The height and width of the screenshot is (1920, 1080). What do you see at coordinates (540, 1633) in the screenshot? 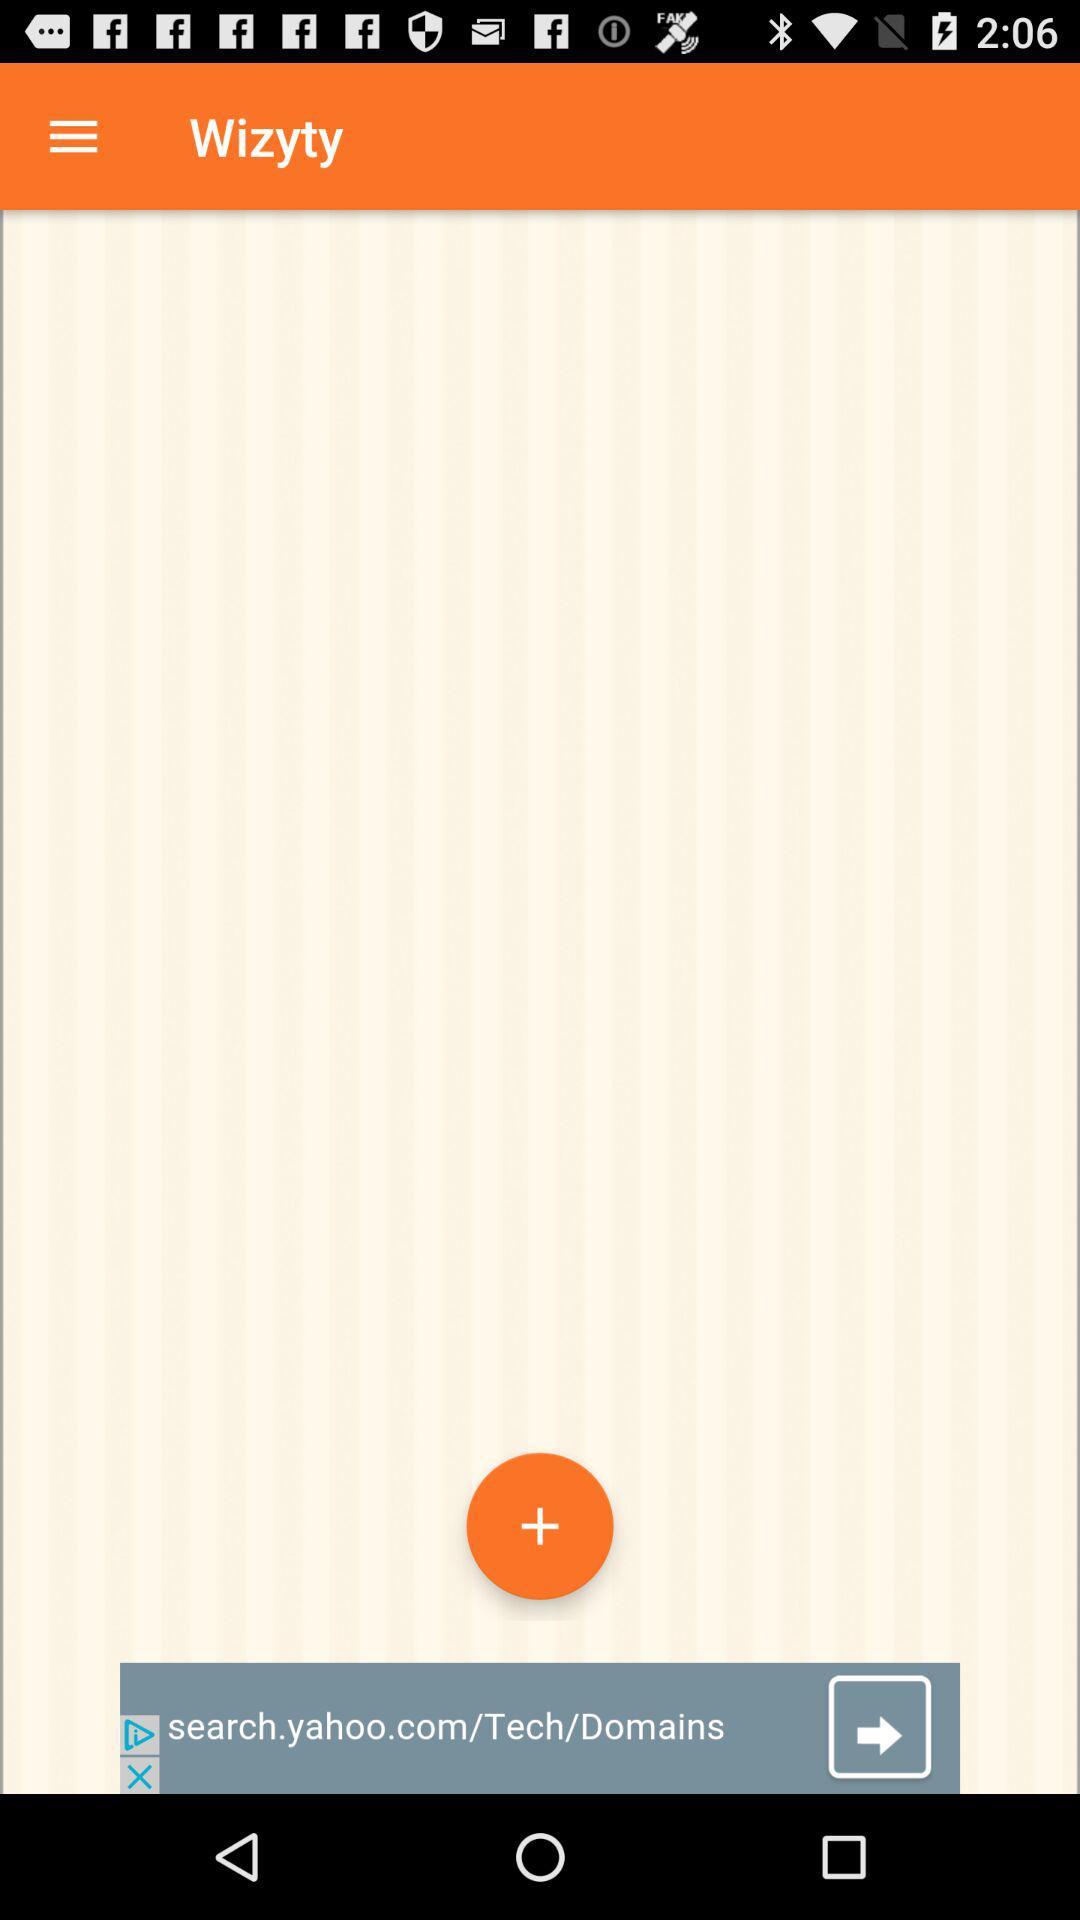
I see `the add icon` at bounding box center [540, 1633].